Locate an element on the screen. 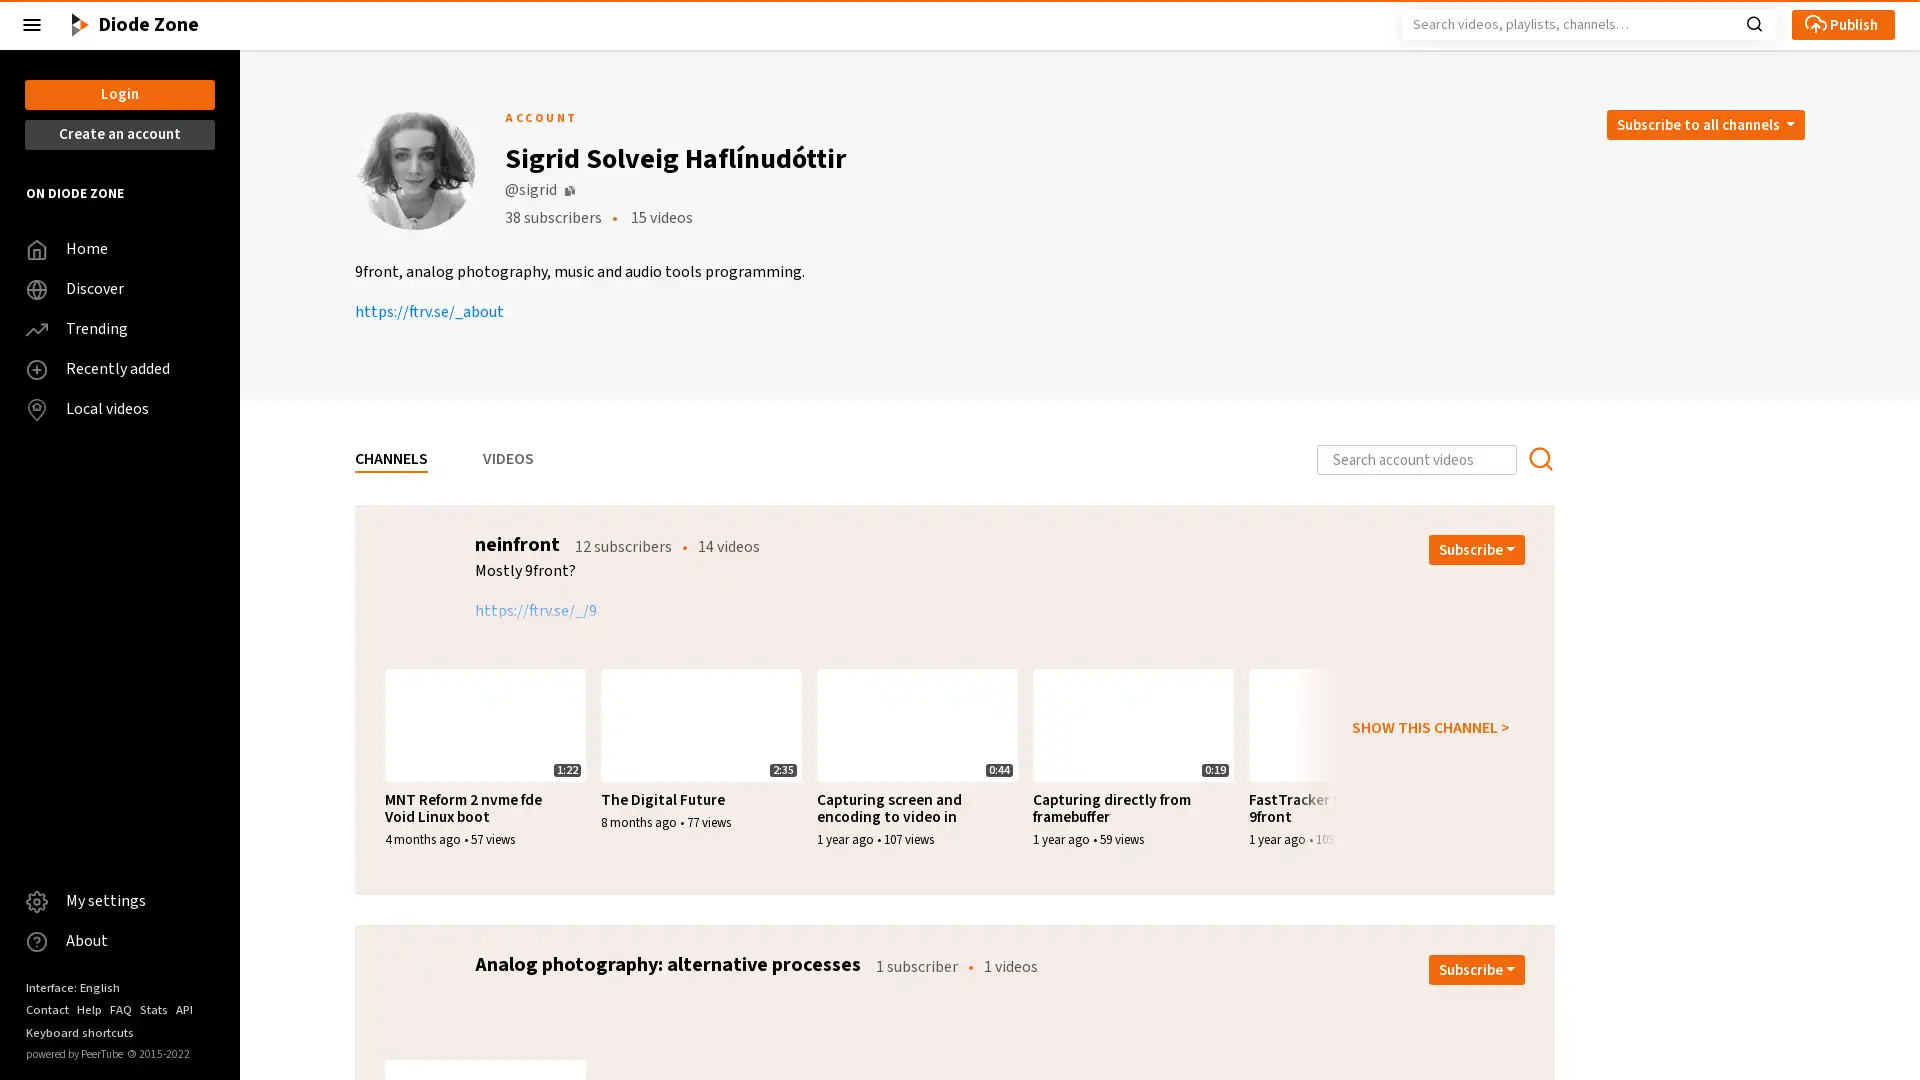 Image resolution: width=1920 pixels, height=1080 pixels. Close the left menu is located at coordinates (32, 24).